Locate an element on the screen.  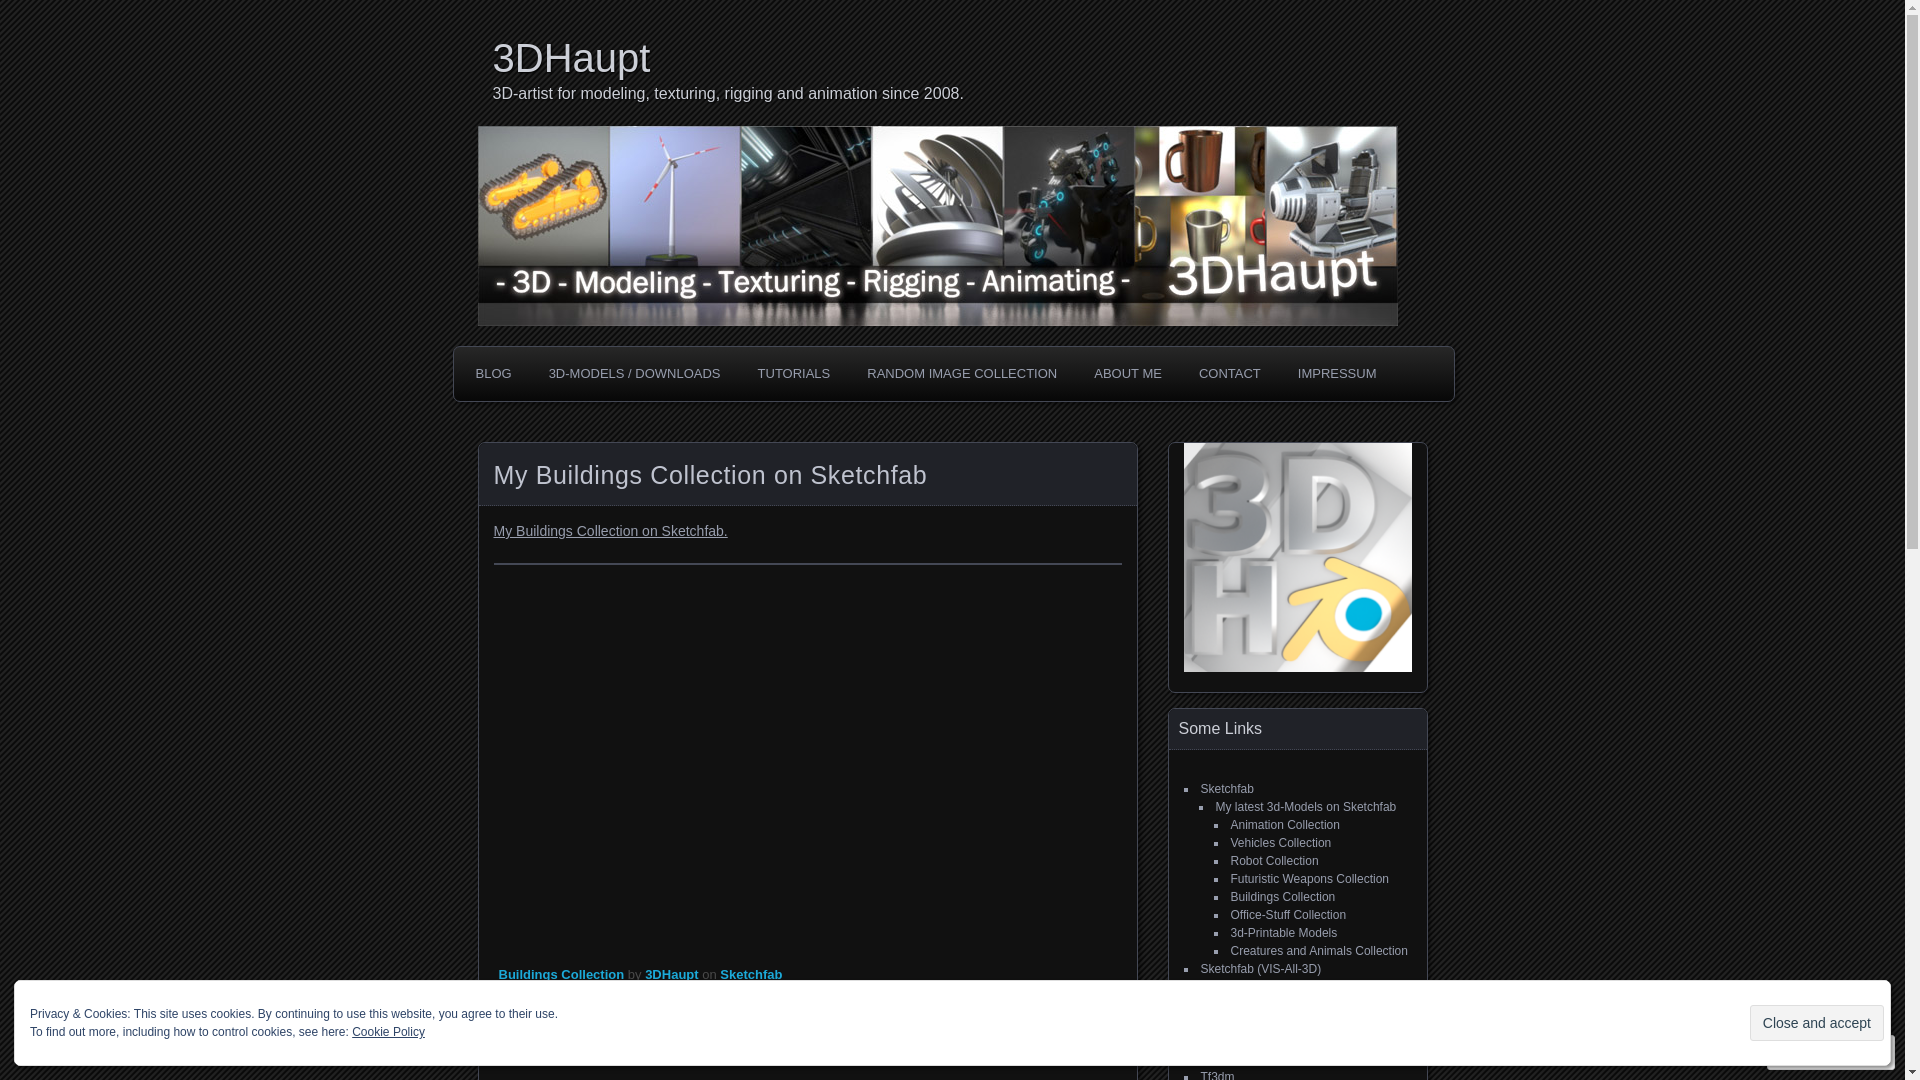
'Sketchfab' is located at coordinates (1225, 788).